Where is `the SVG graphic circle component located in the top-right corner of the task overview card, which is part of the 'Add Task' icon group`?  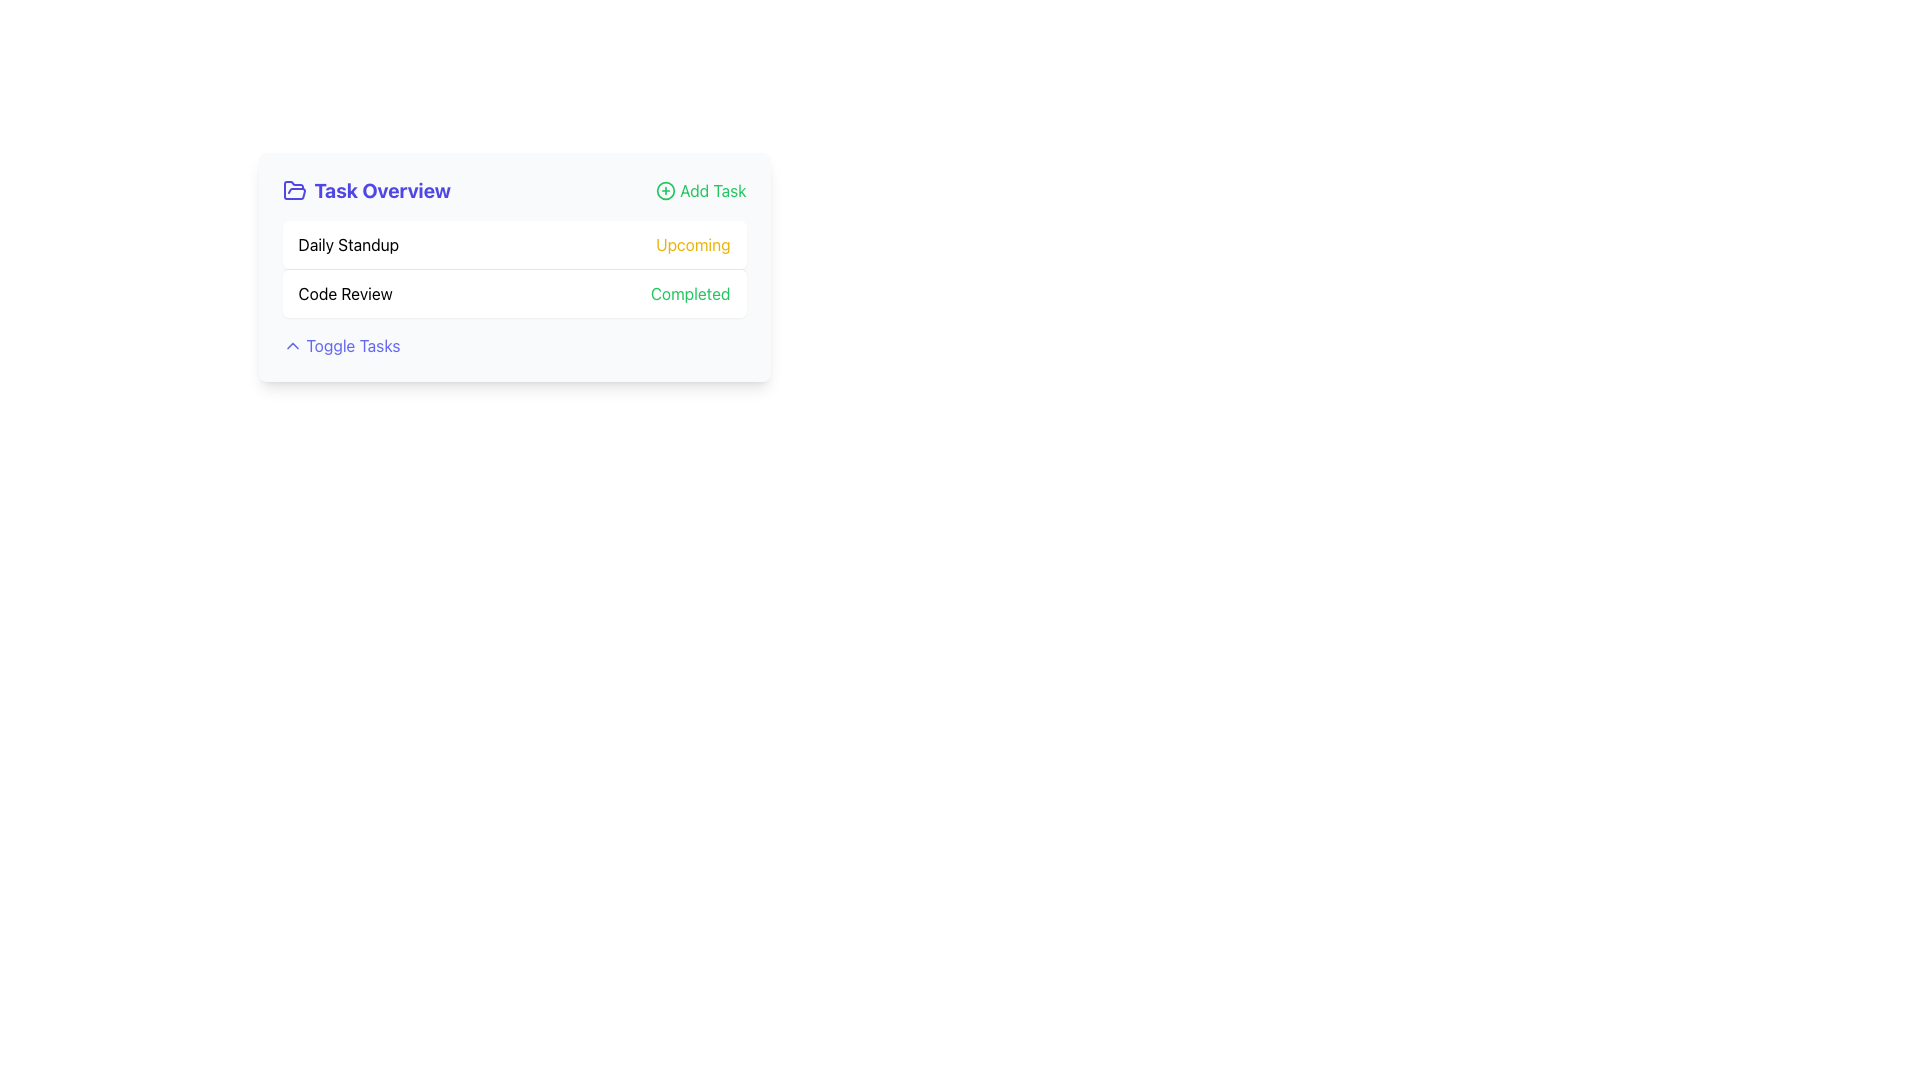 the SVG graphic circle component located in the top-right corner of the task overview card, which is part of the 'Add Task' icon group is located at coordinates (666, 191).